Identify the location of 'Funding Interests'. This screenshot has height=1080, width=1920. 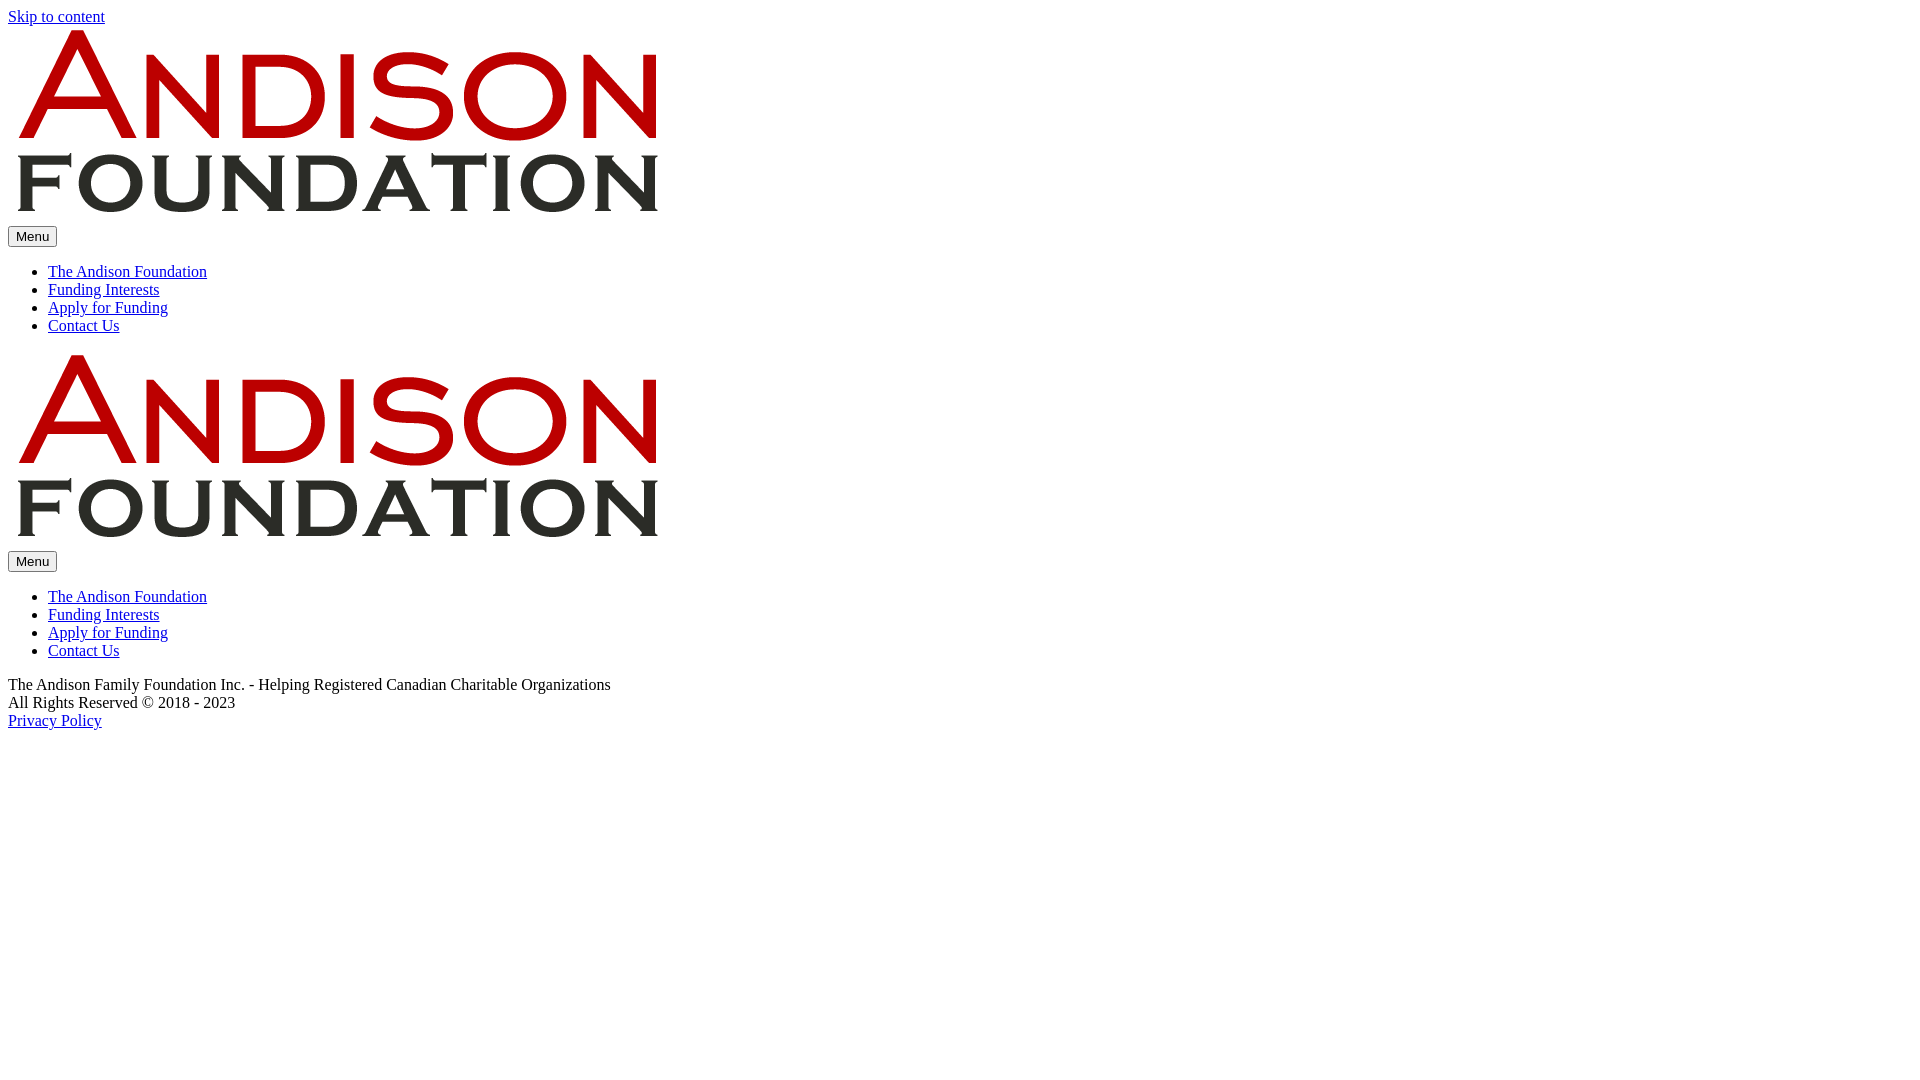
(48, 289).